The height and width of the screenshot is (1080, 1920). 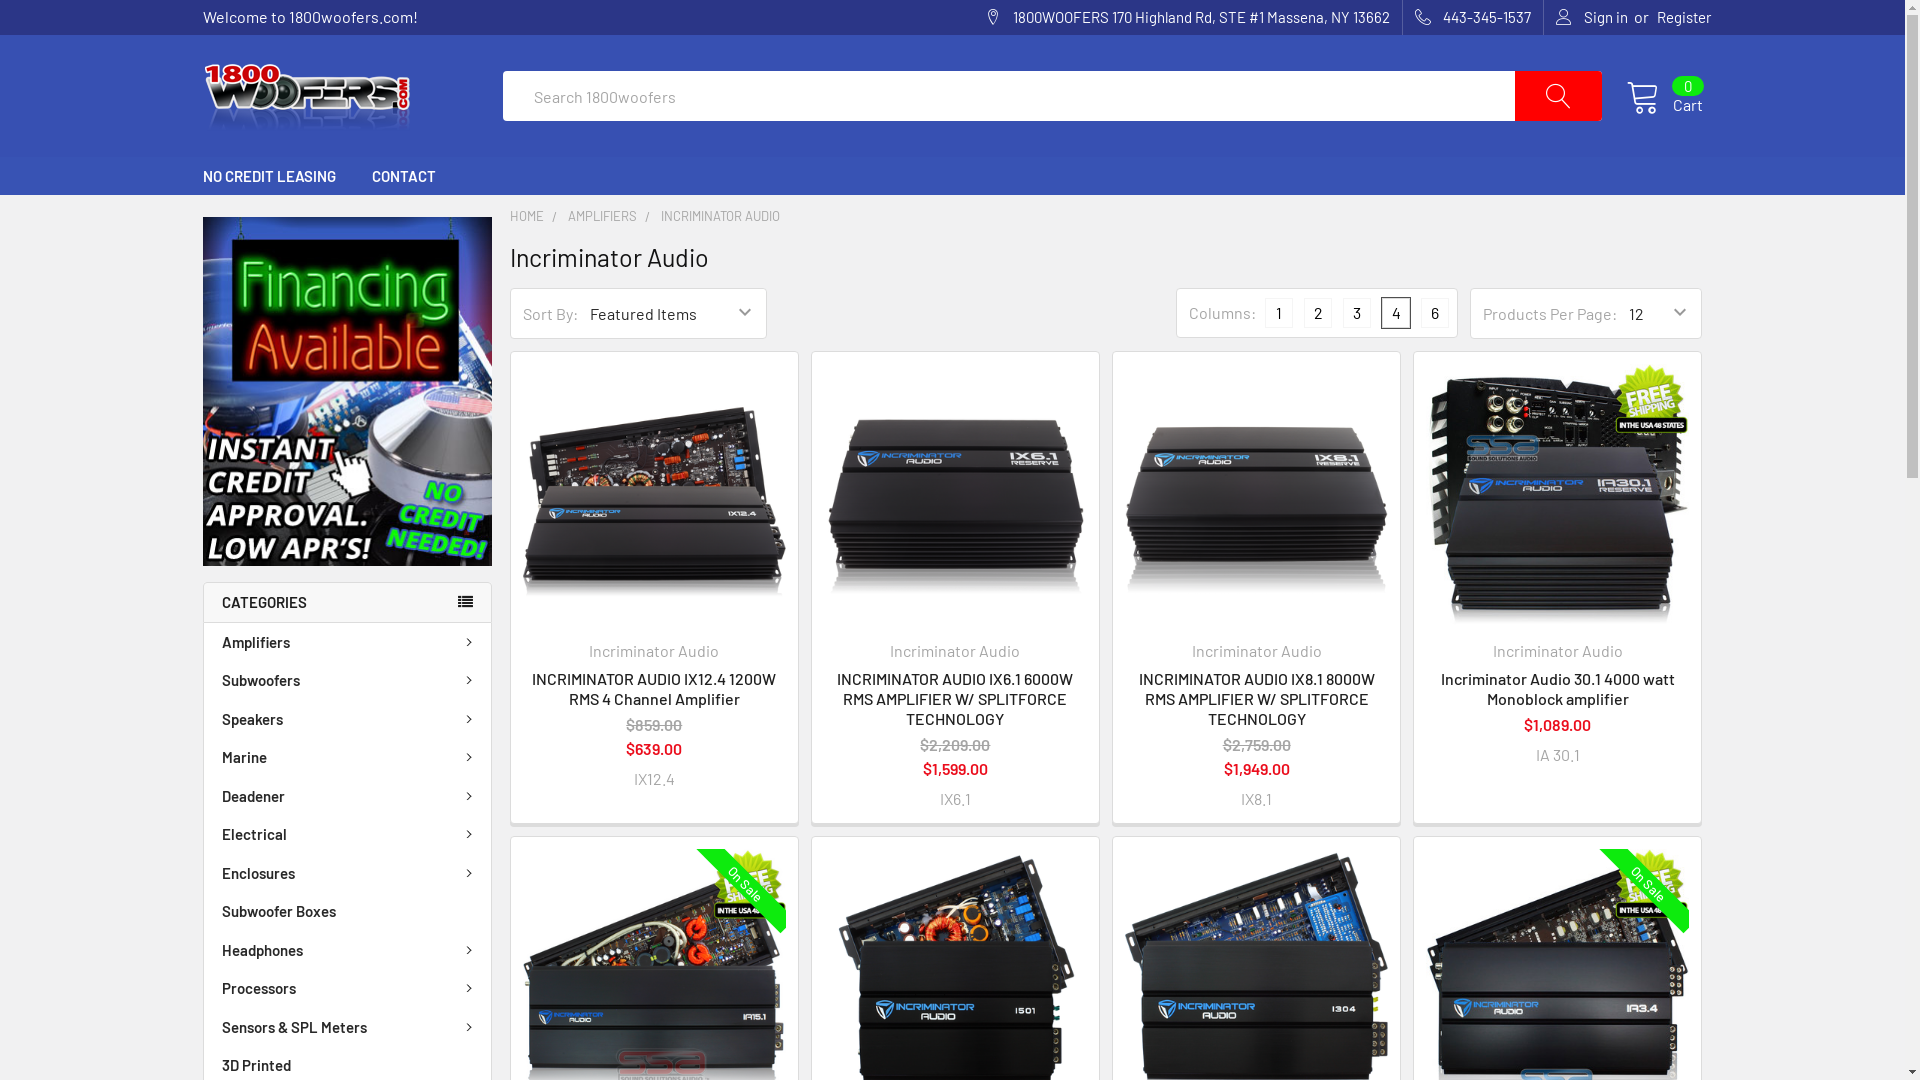 What do you see at coordinates (347, 911) in the screenshot?
I see `'Subwoofer Boxes'` at bounding box center [347, 911].